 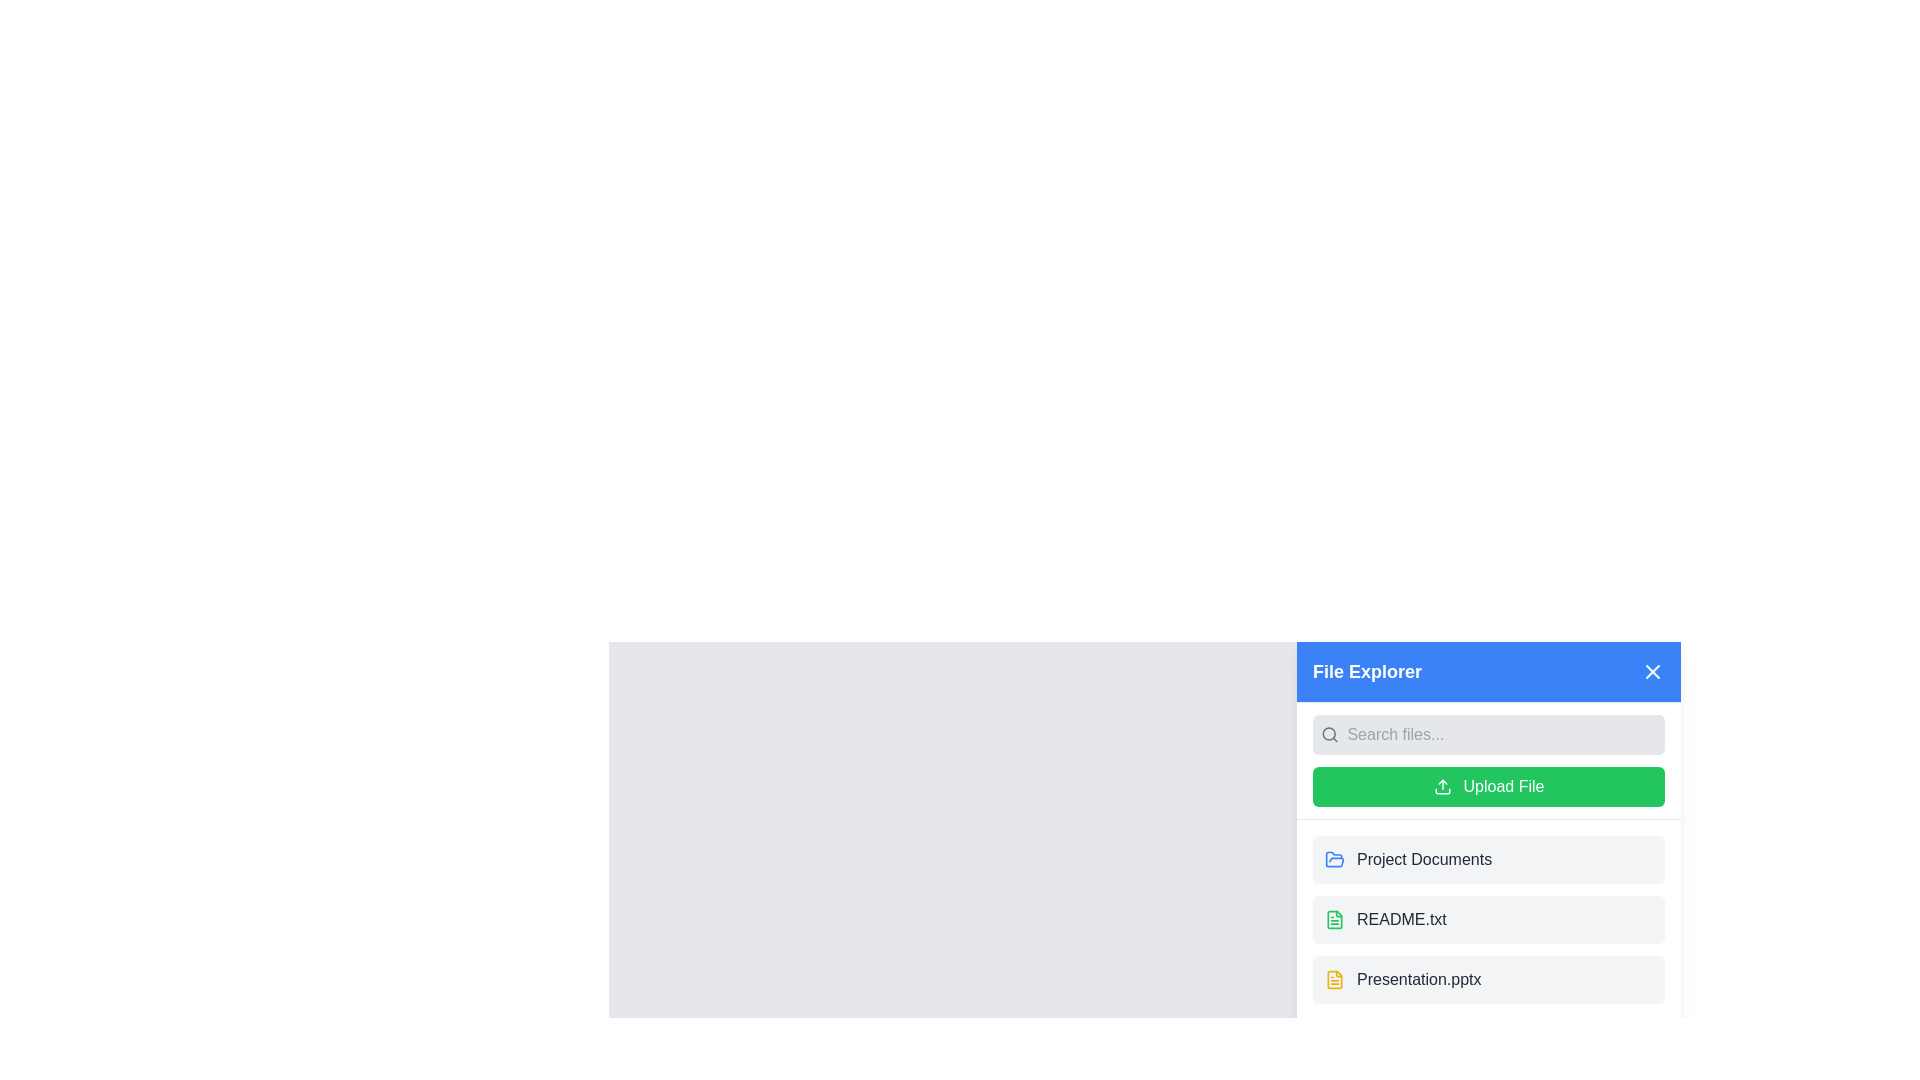 I want to click on the button with a green background located in the 'File Explorer' modal, positioned below the search bar and above the file list, to initiate the file upload process, so click(x=1488, y=785).